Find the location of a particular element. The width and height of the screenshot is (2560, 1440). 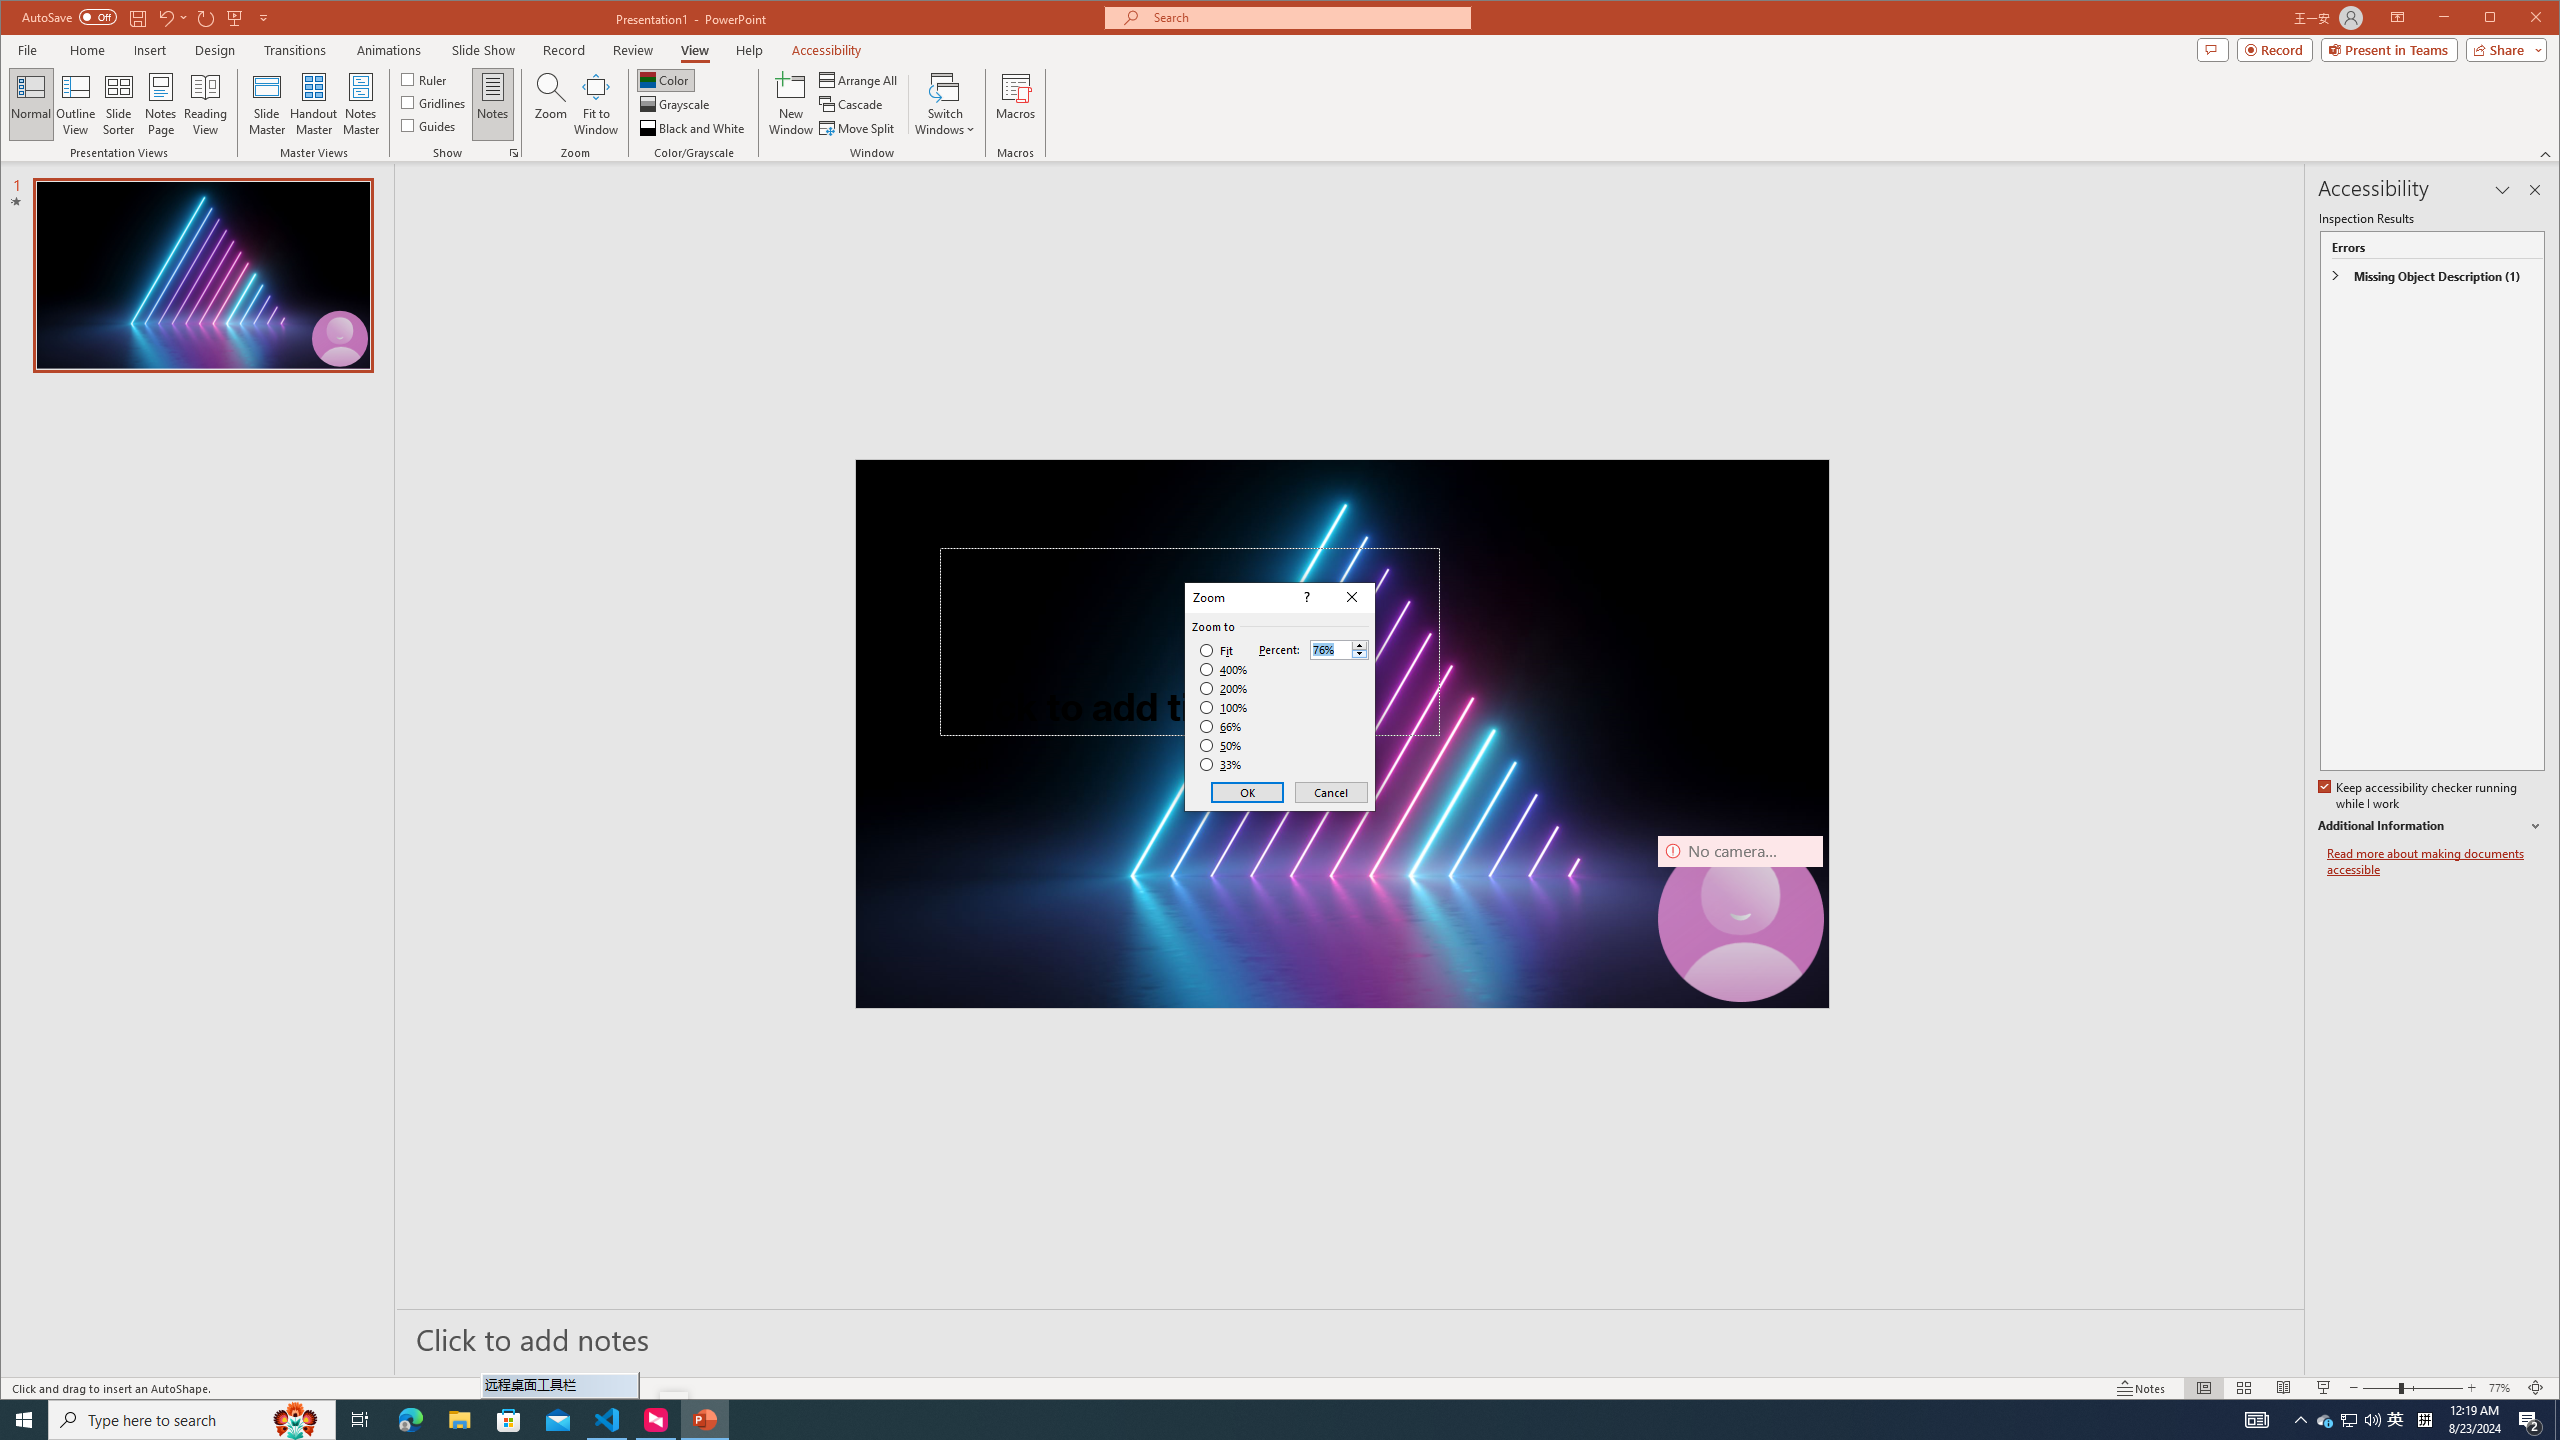

'New Window' is located at coordinates (791, 103).